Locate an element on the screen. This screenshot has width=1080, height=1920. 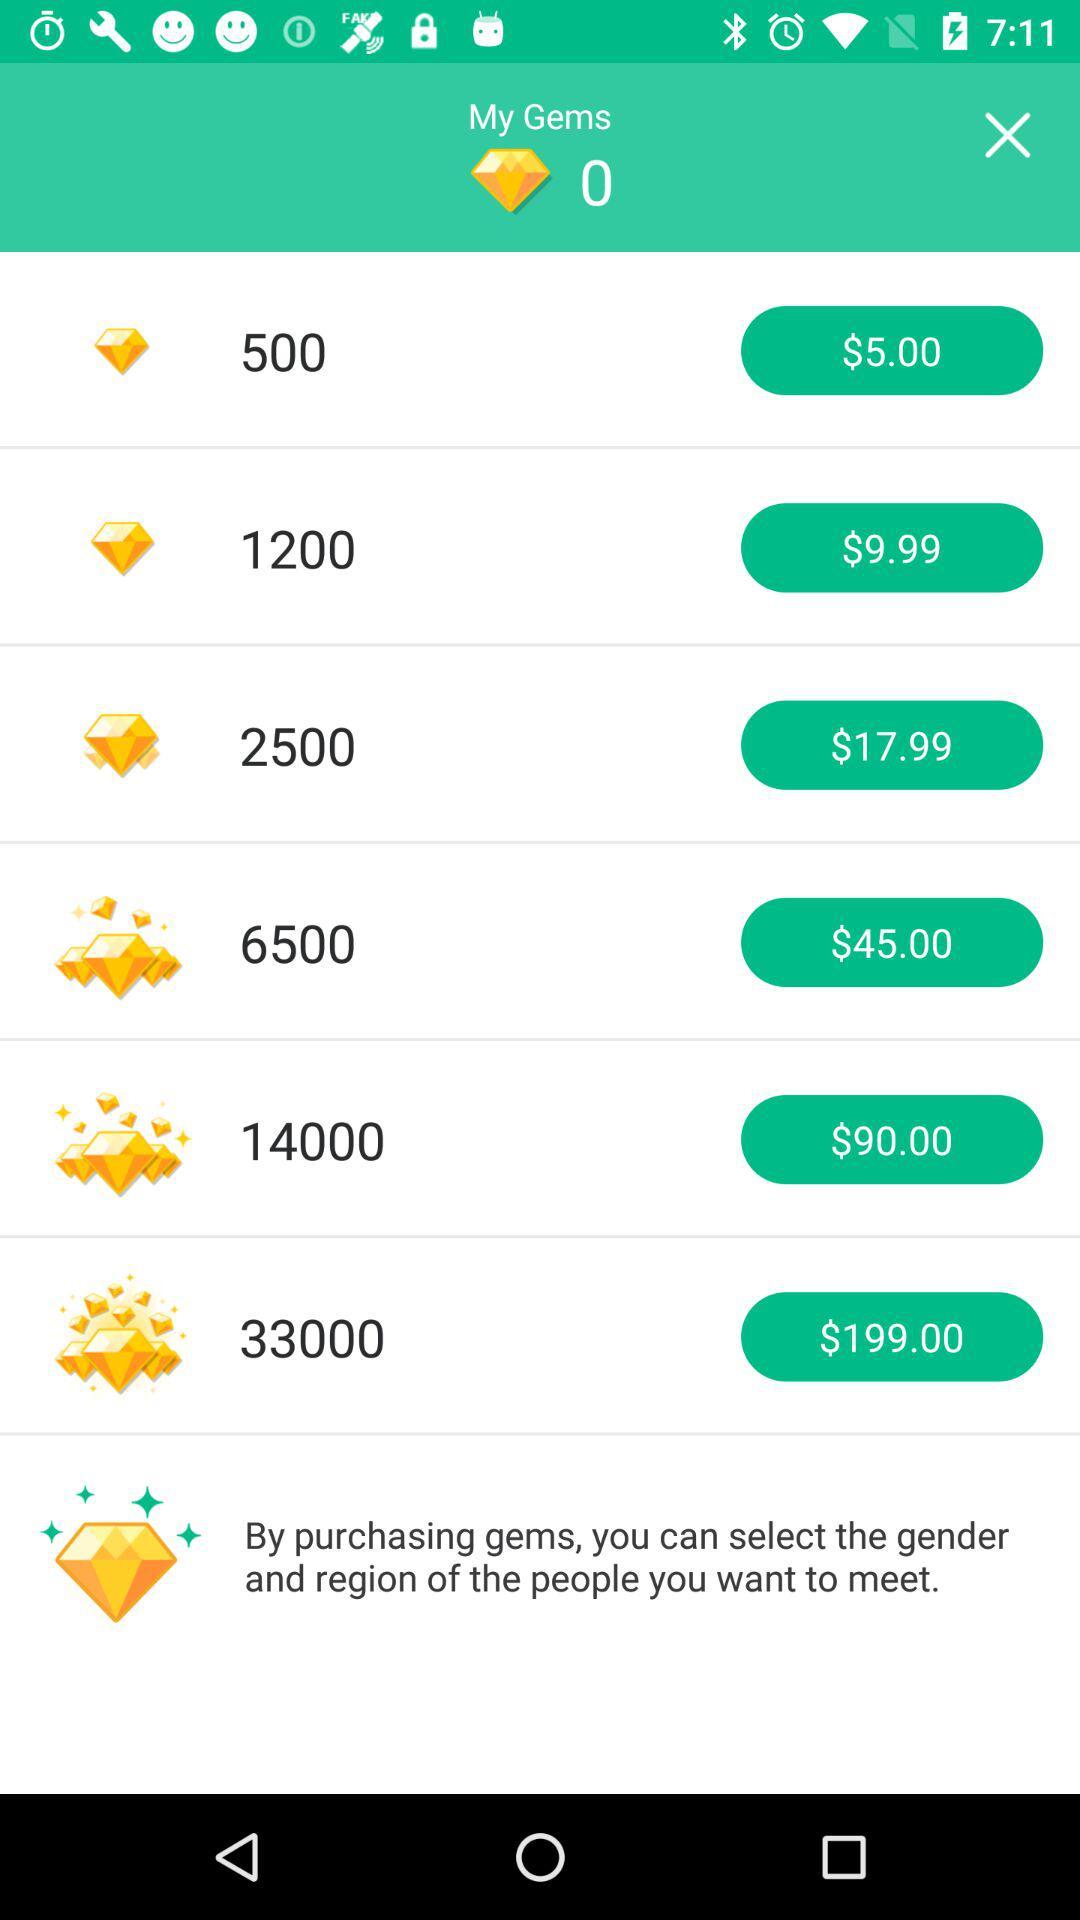
the icon left side of number 2500 is located at coordinates (120, 743).